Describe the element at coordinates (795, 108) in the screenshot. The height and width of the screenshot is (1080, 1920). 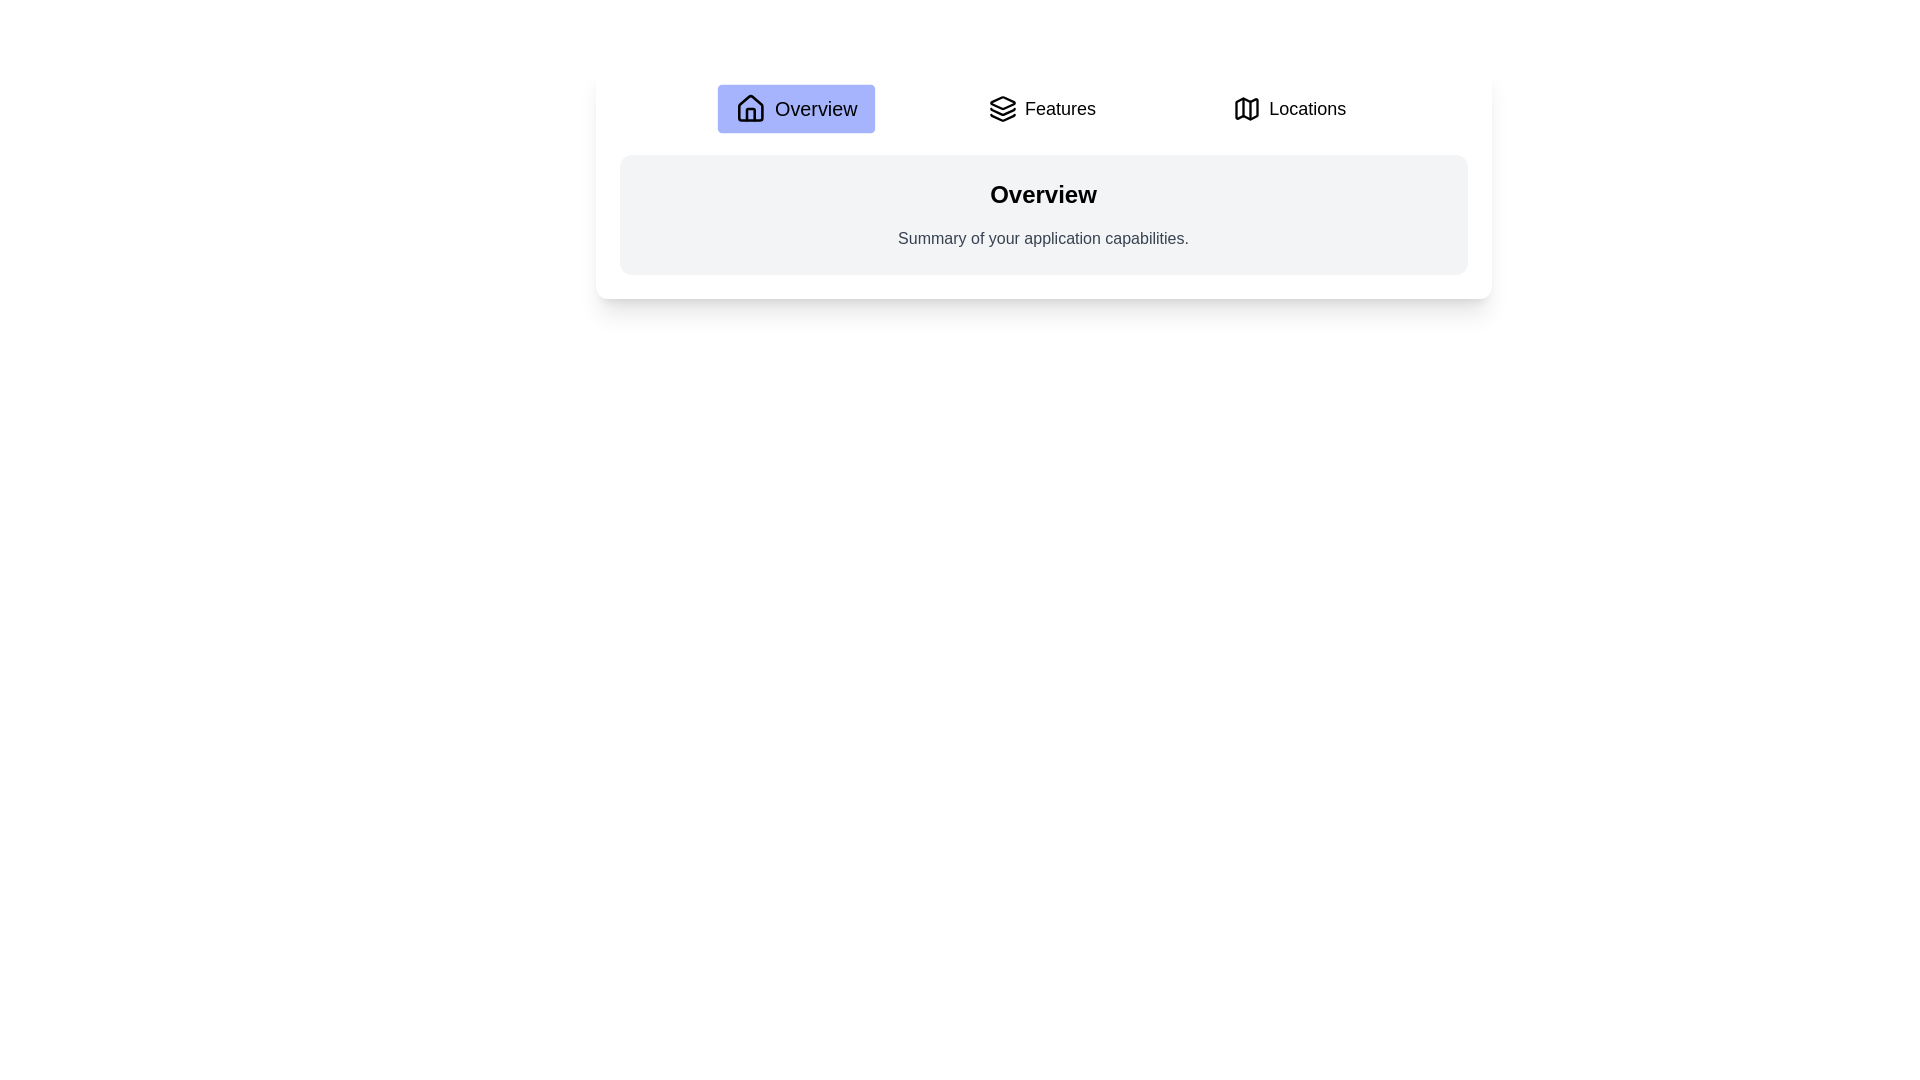
I see `the Overview tab to navigate to its content` at that location.